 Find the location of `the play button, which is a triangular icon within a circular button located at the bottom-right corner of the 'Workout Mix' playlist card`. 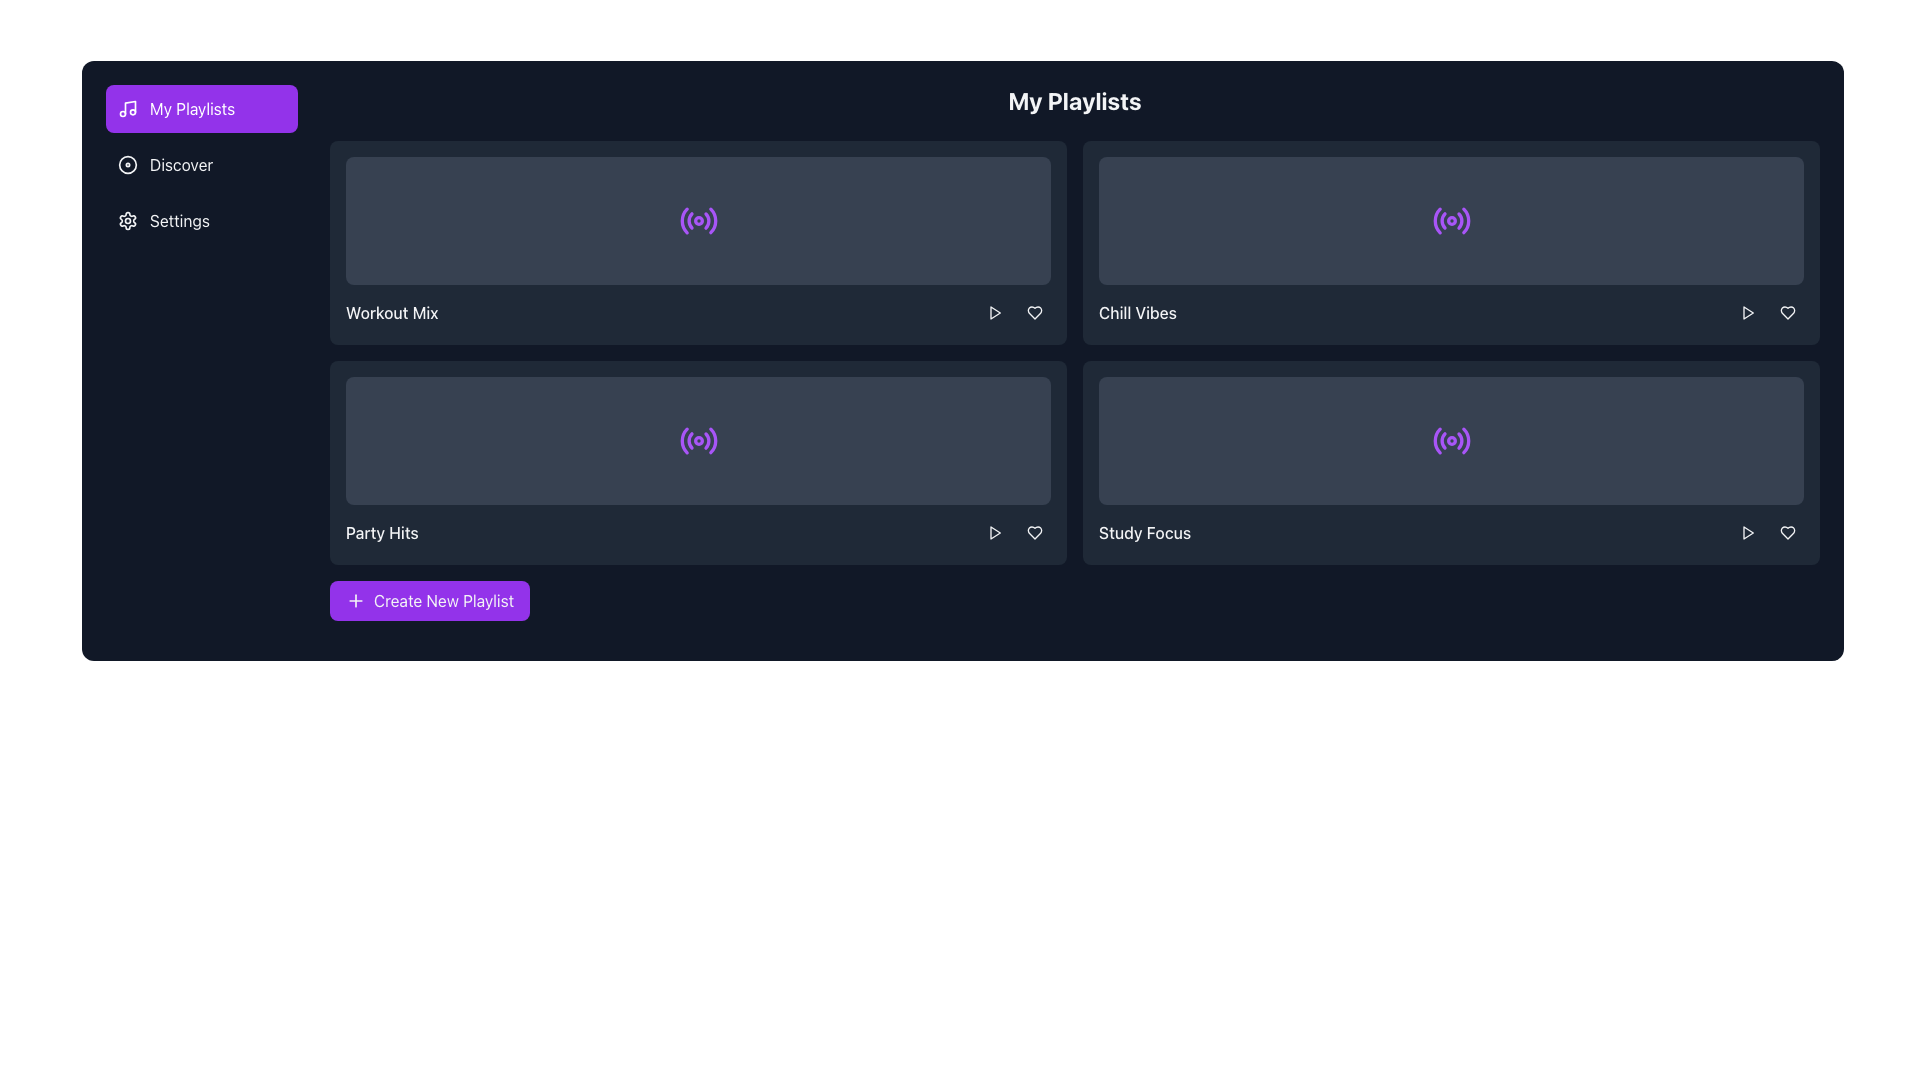

the play button, which is a triangular icon within a circular button located at the bottom-right corner of the 'Workout Mix' playlist card is located at coordinates (994, 312).